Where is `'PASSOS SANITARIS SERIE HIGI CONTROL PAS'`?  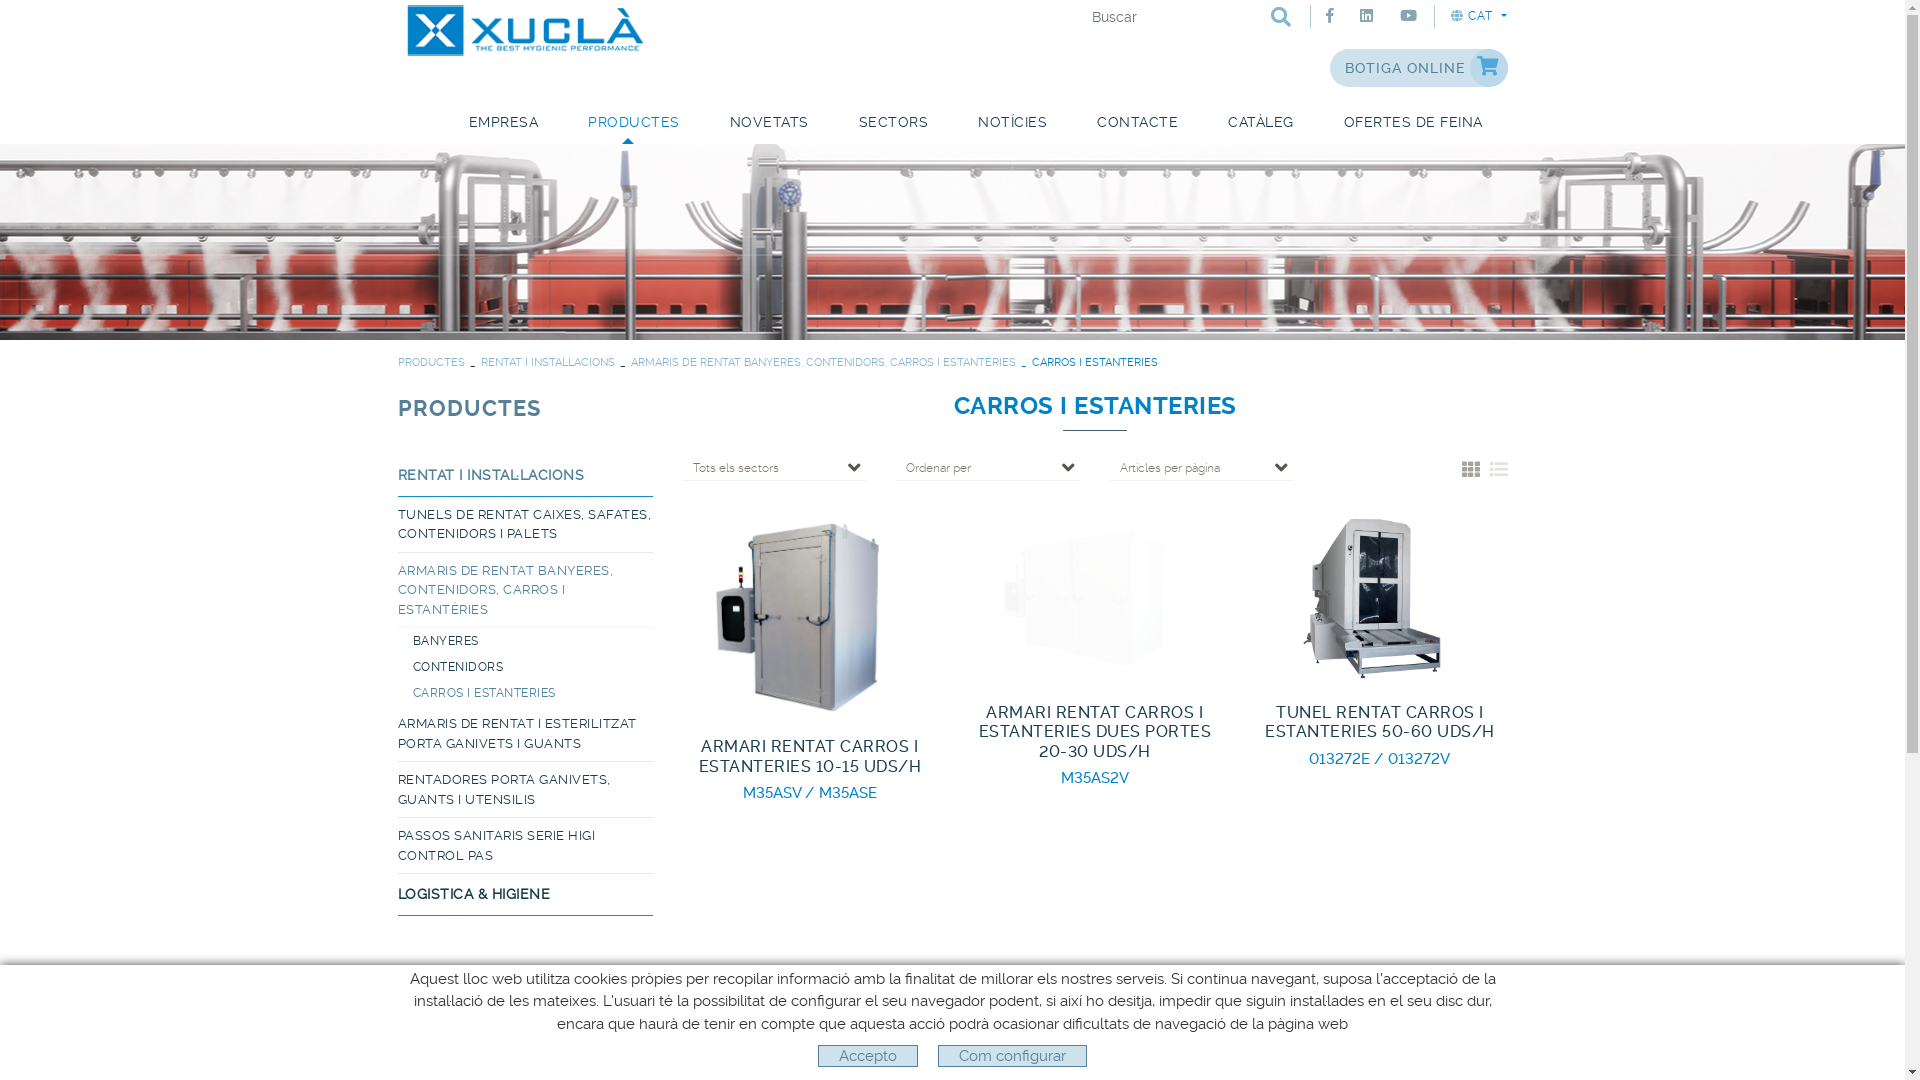
'PASSOS SANITARIS SERIE HIGI CONTROL PAS' is located at coordinates (398, 845).